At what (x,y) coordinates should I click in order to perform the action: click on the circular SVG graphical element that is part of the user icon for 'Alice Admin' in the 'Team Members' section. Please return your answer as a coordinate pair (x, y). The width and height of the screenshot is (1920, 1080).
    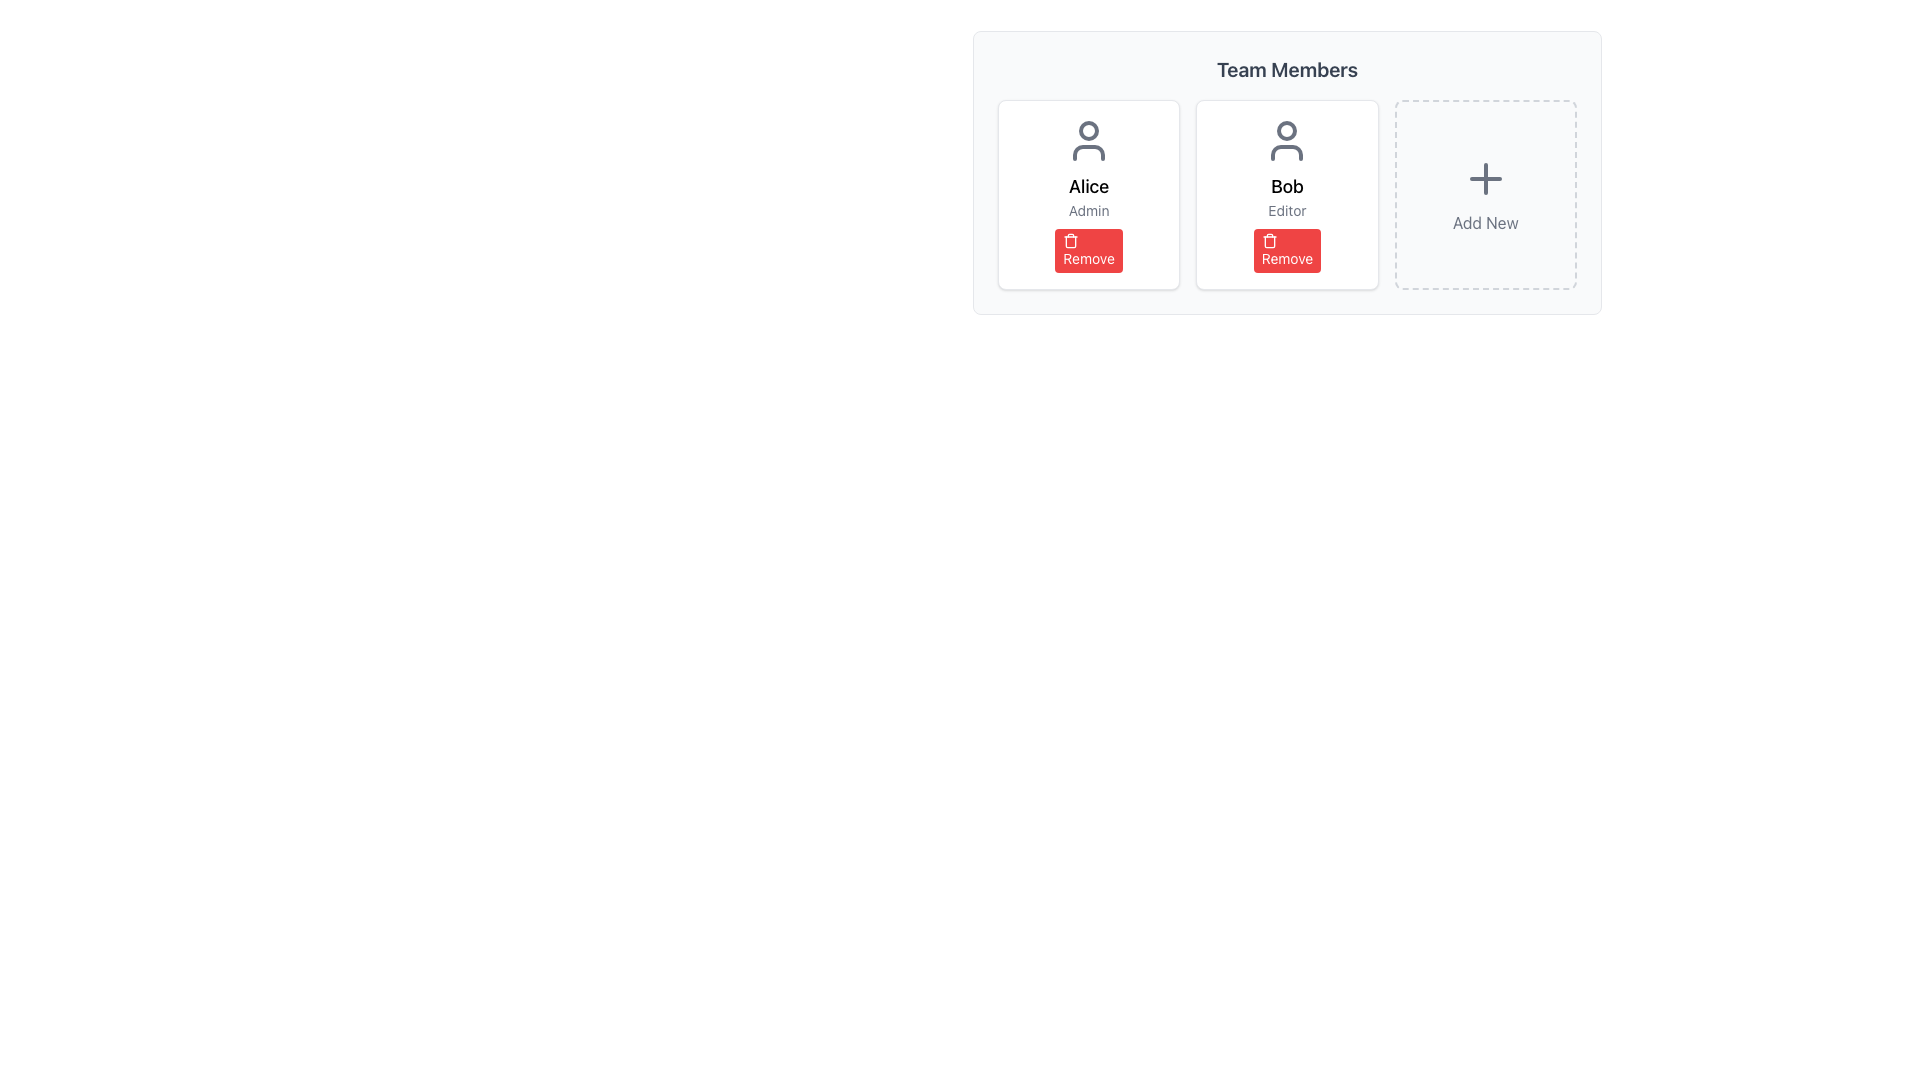
    Looking at the image, I should click on (1088, 131).